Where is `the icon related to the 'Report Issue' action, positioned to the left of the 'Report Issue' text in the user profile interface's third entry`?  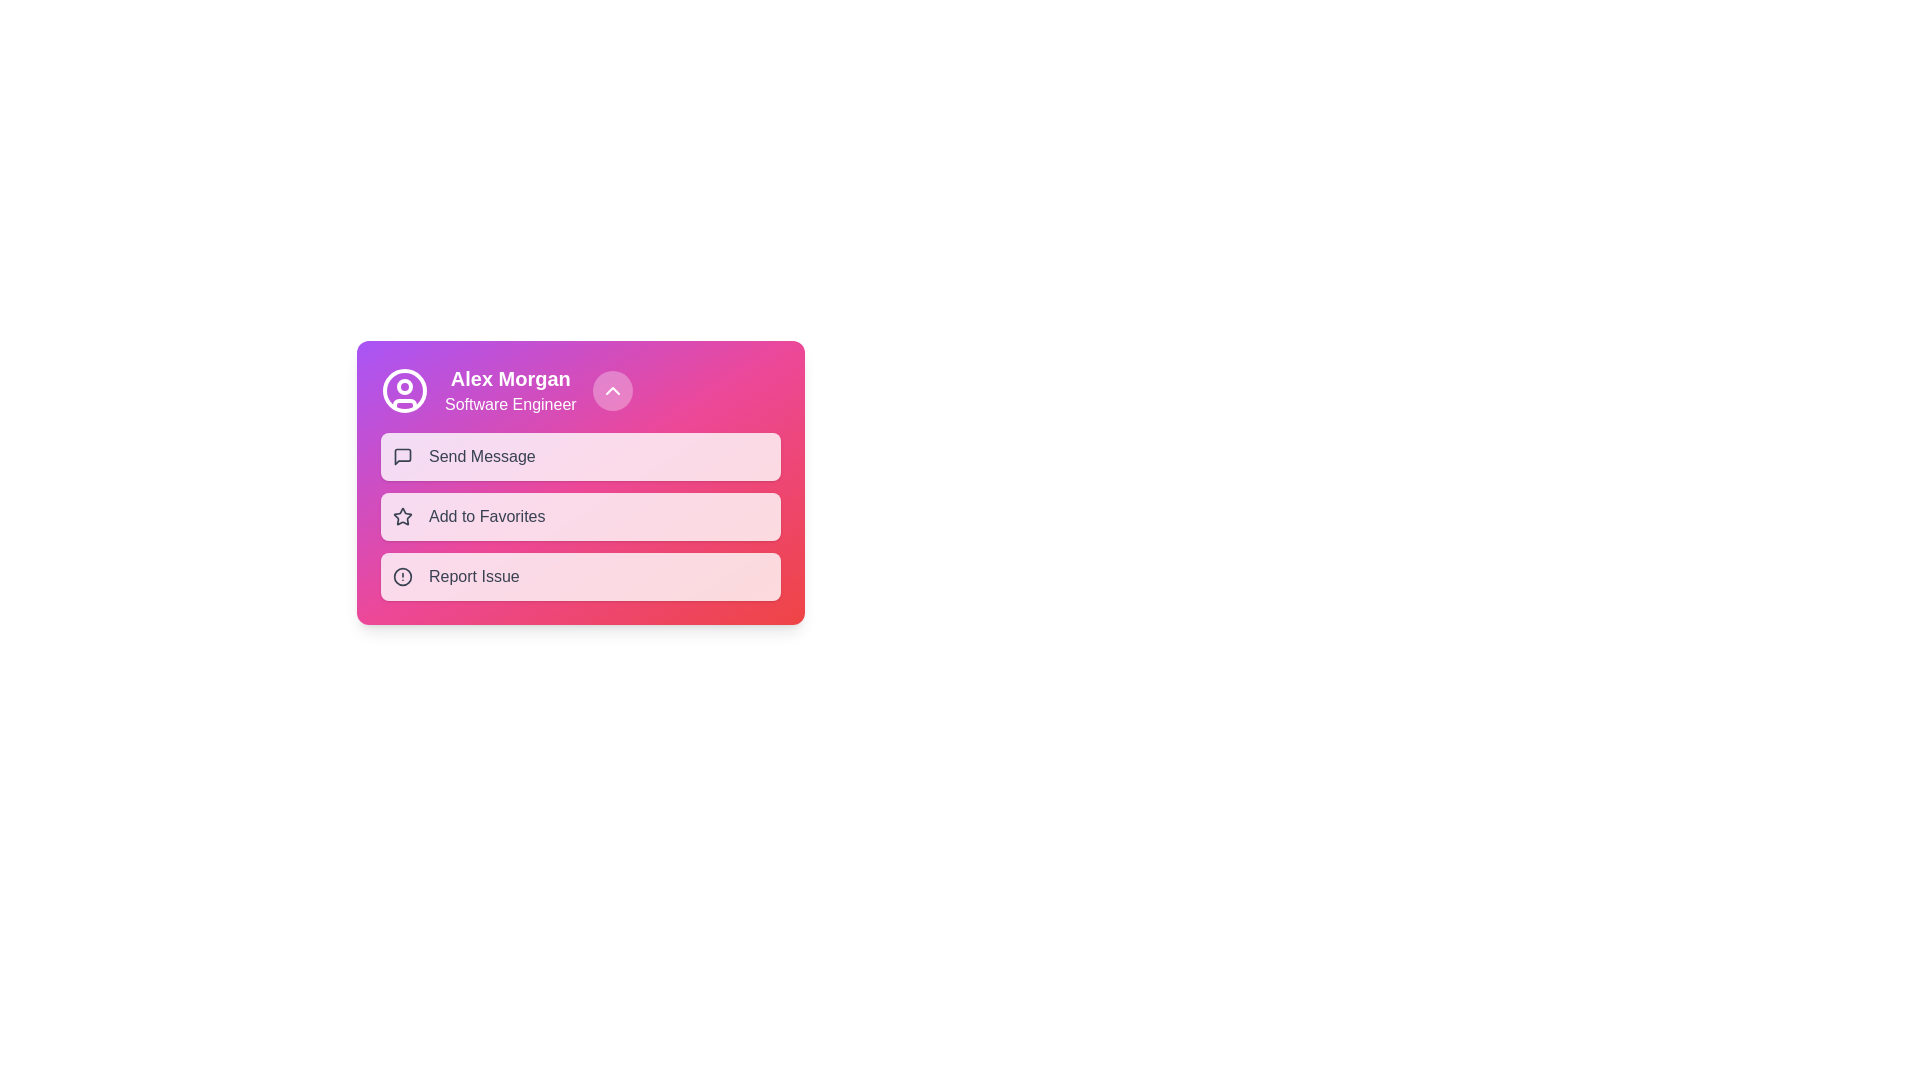 the icon related to the 'Report Issue' action, positioned to the left of the 'Report Issue' text in the user profile interface's third entry is located at coordinates (402, 577).